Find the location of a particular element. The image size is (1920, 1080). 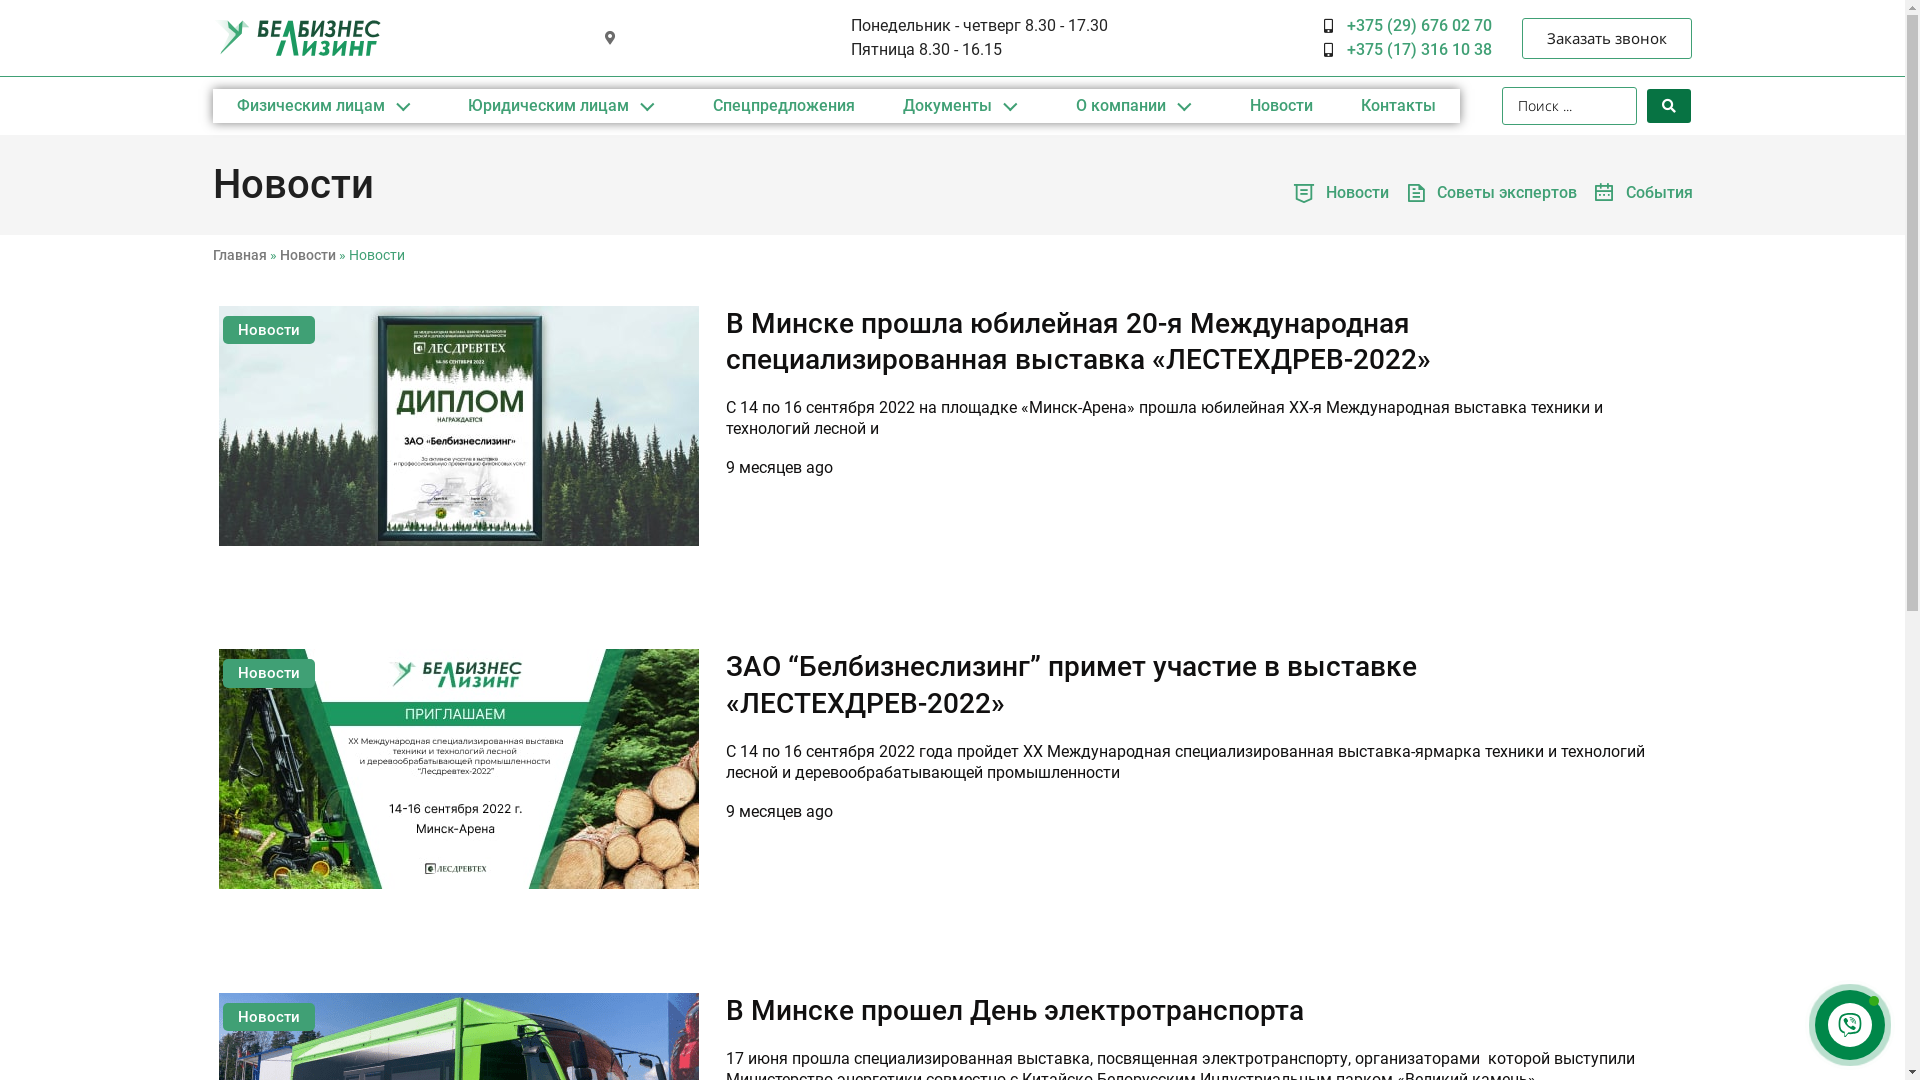

'+375 (17) 316 10 38' is located at coordinates (1324, 49).